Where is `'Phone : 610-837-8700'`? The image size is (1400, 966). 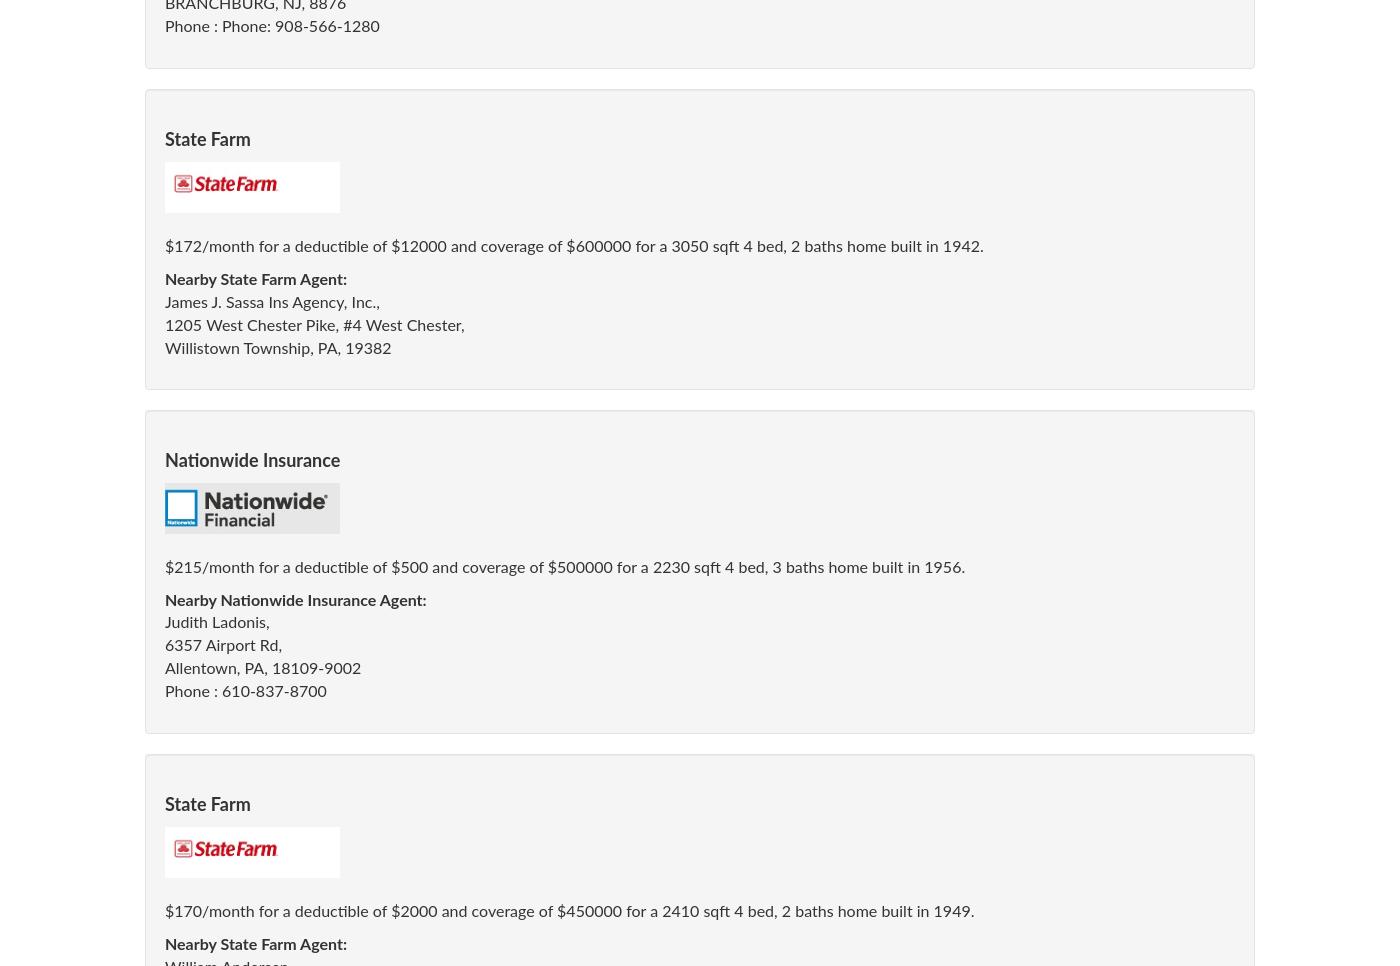 'Phone : 610-837-8700' is located at coordinates (244, 690).